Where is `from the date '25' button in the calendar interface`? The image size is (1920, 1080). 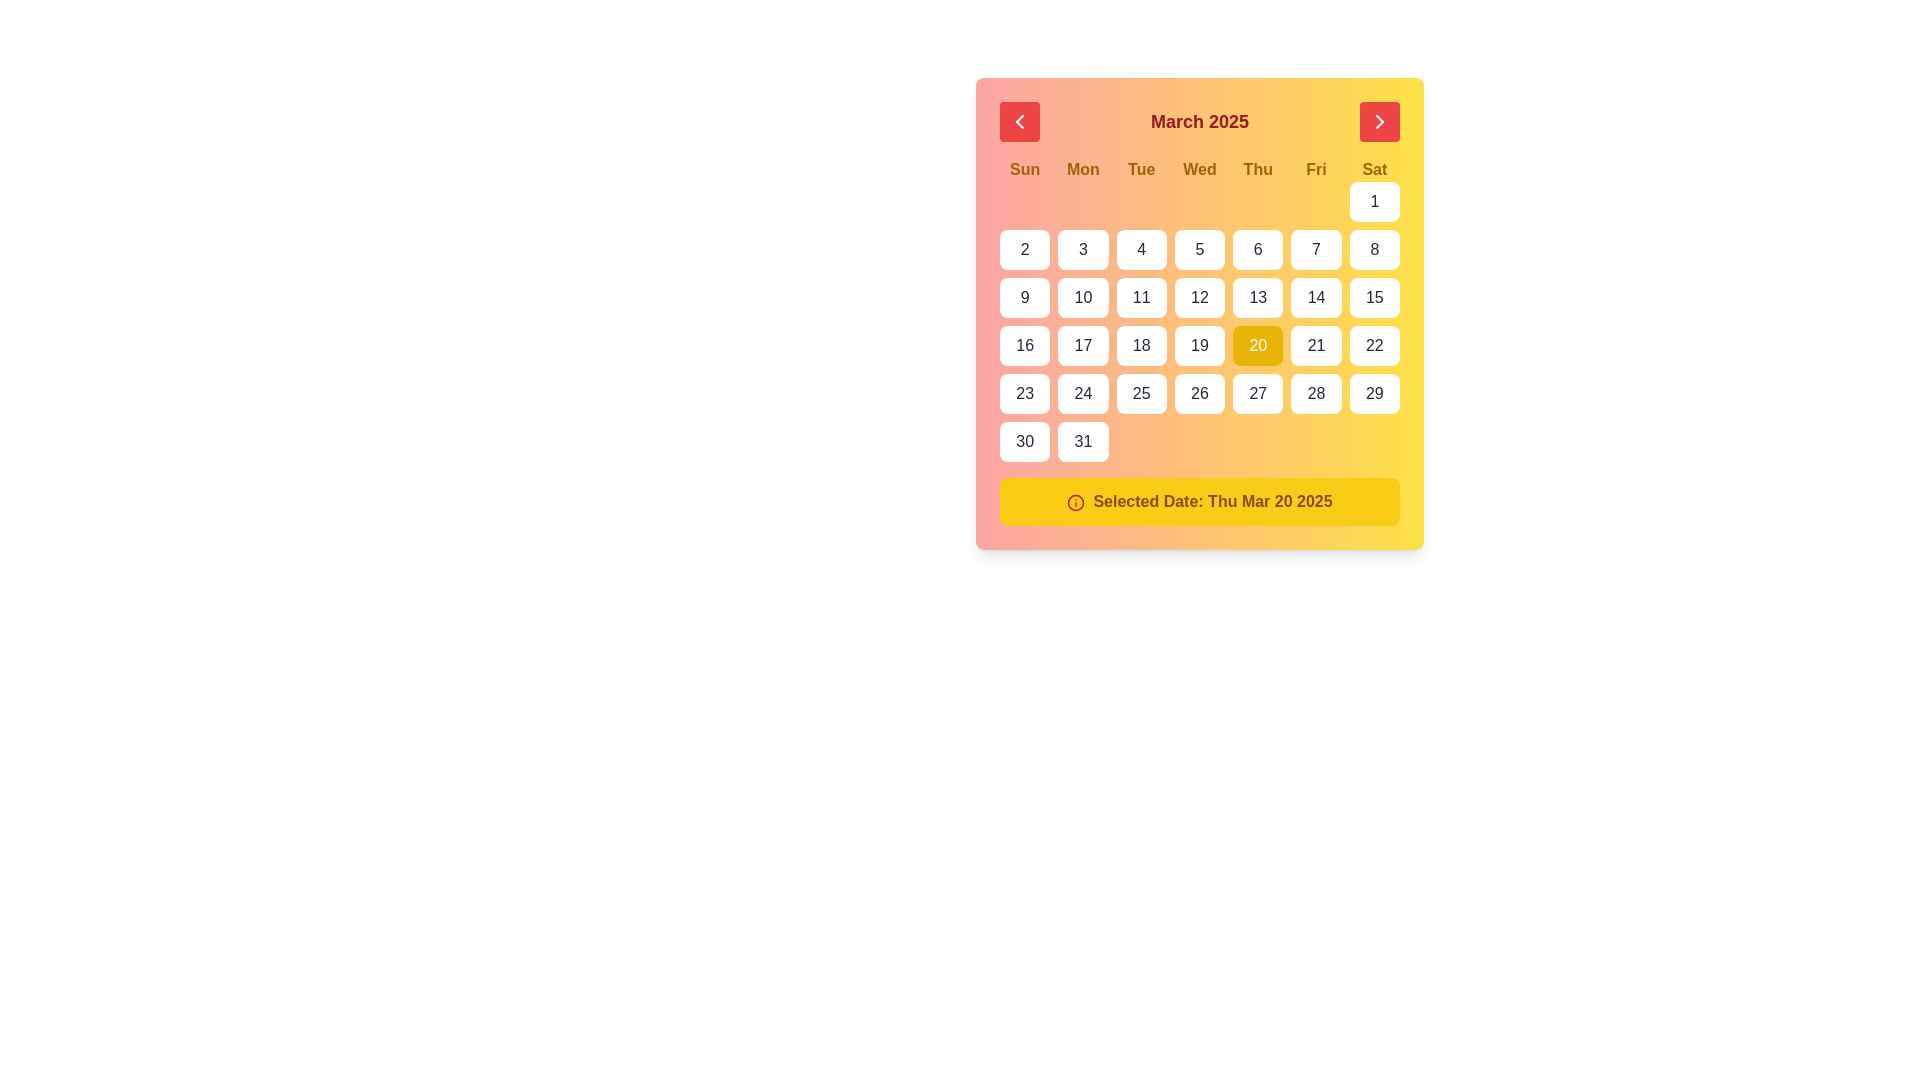
from the date '25' button in the calendar interface is located at coordinates (1141, 393).